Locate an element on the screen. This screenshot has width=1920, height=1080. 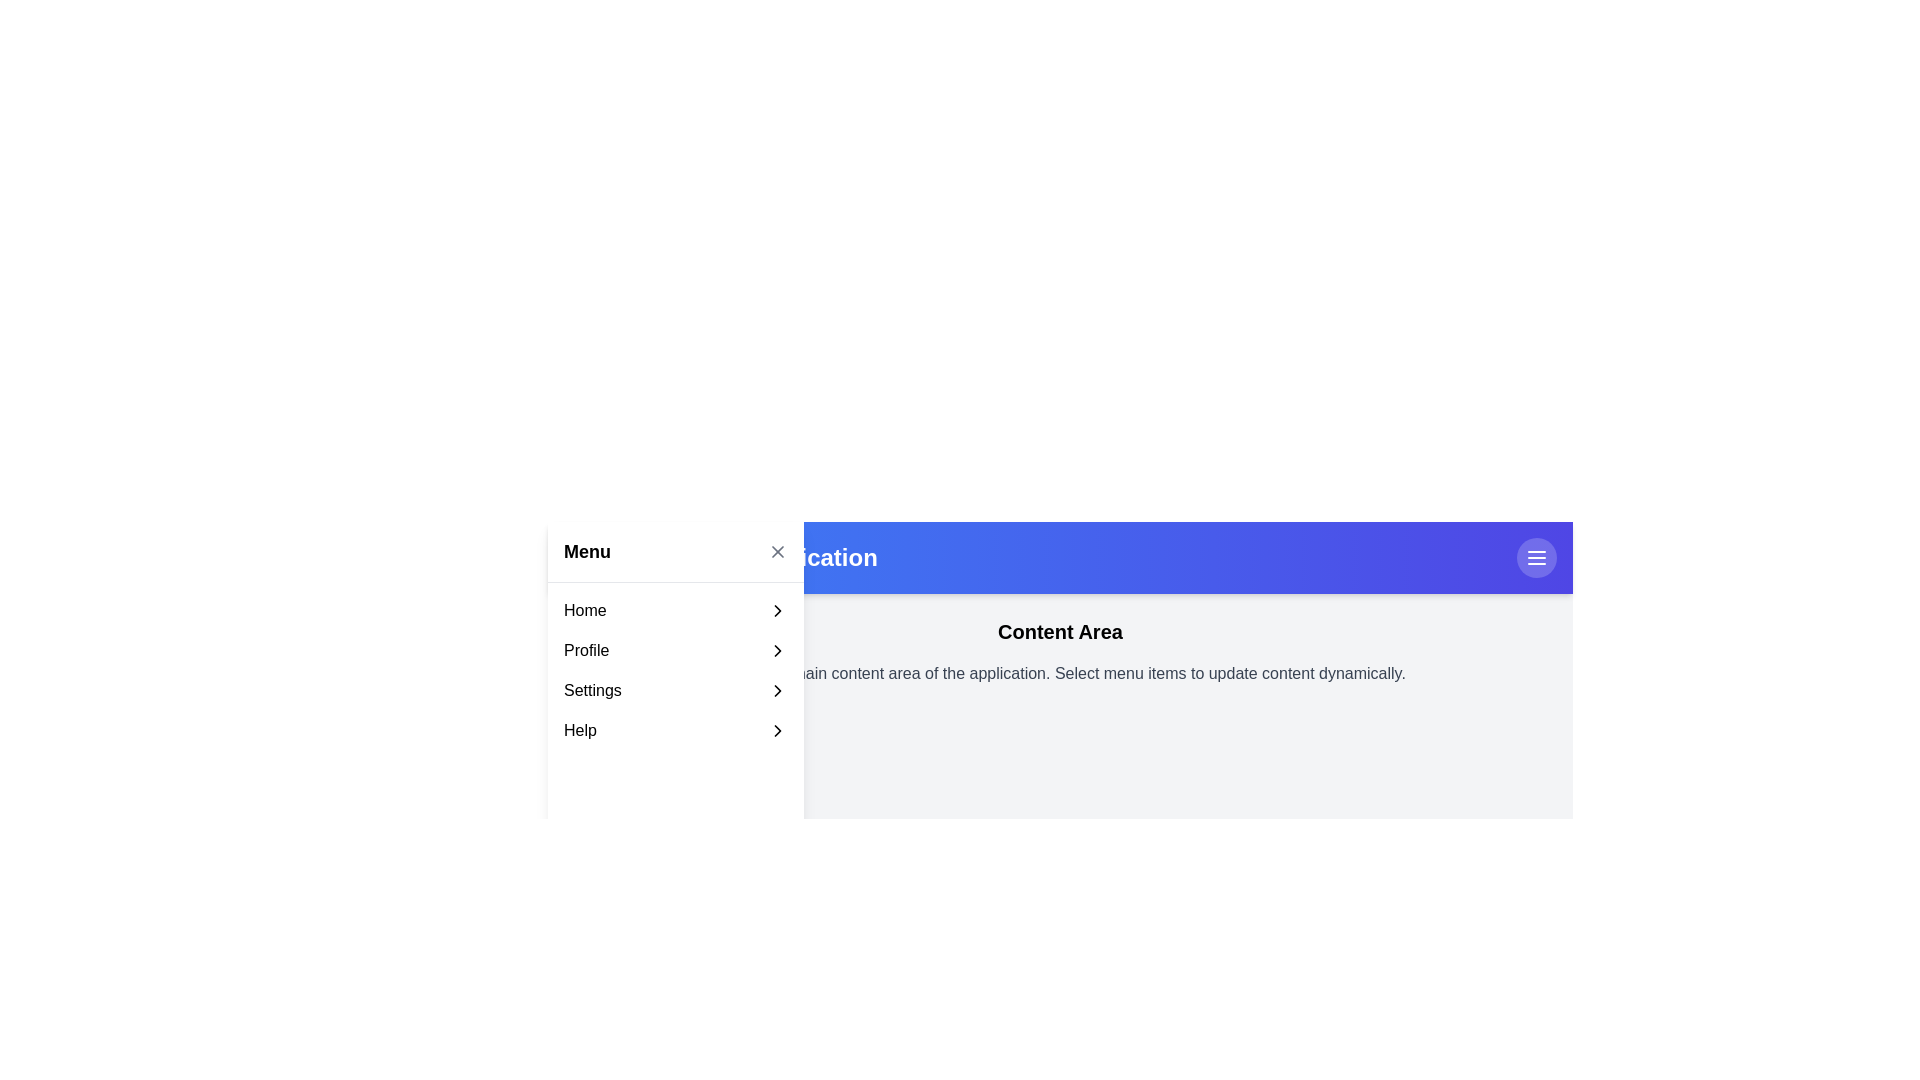
the indicator icon located at the far-right end of the 'Help' menu item in the sidebar menu is located at coordinates (776, 731).